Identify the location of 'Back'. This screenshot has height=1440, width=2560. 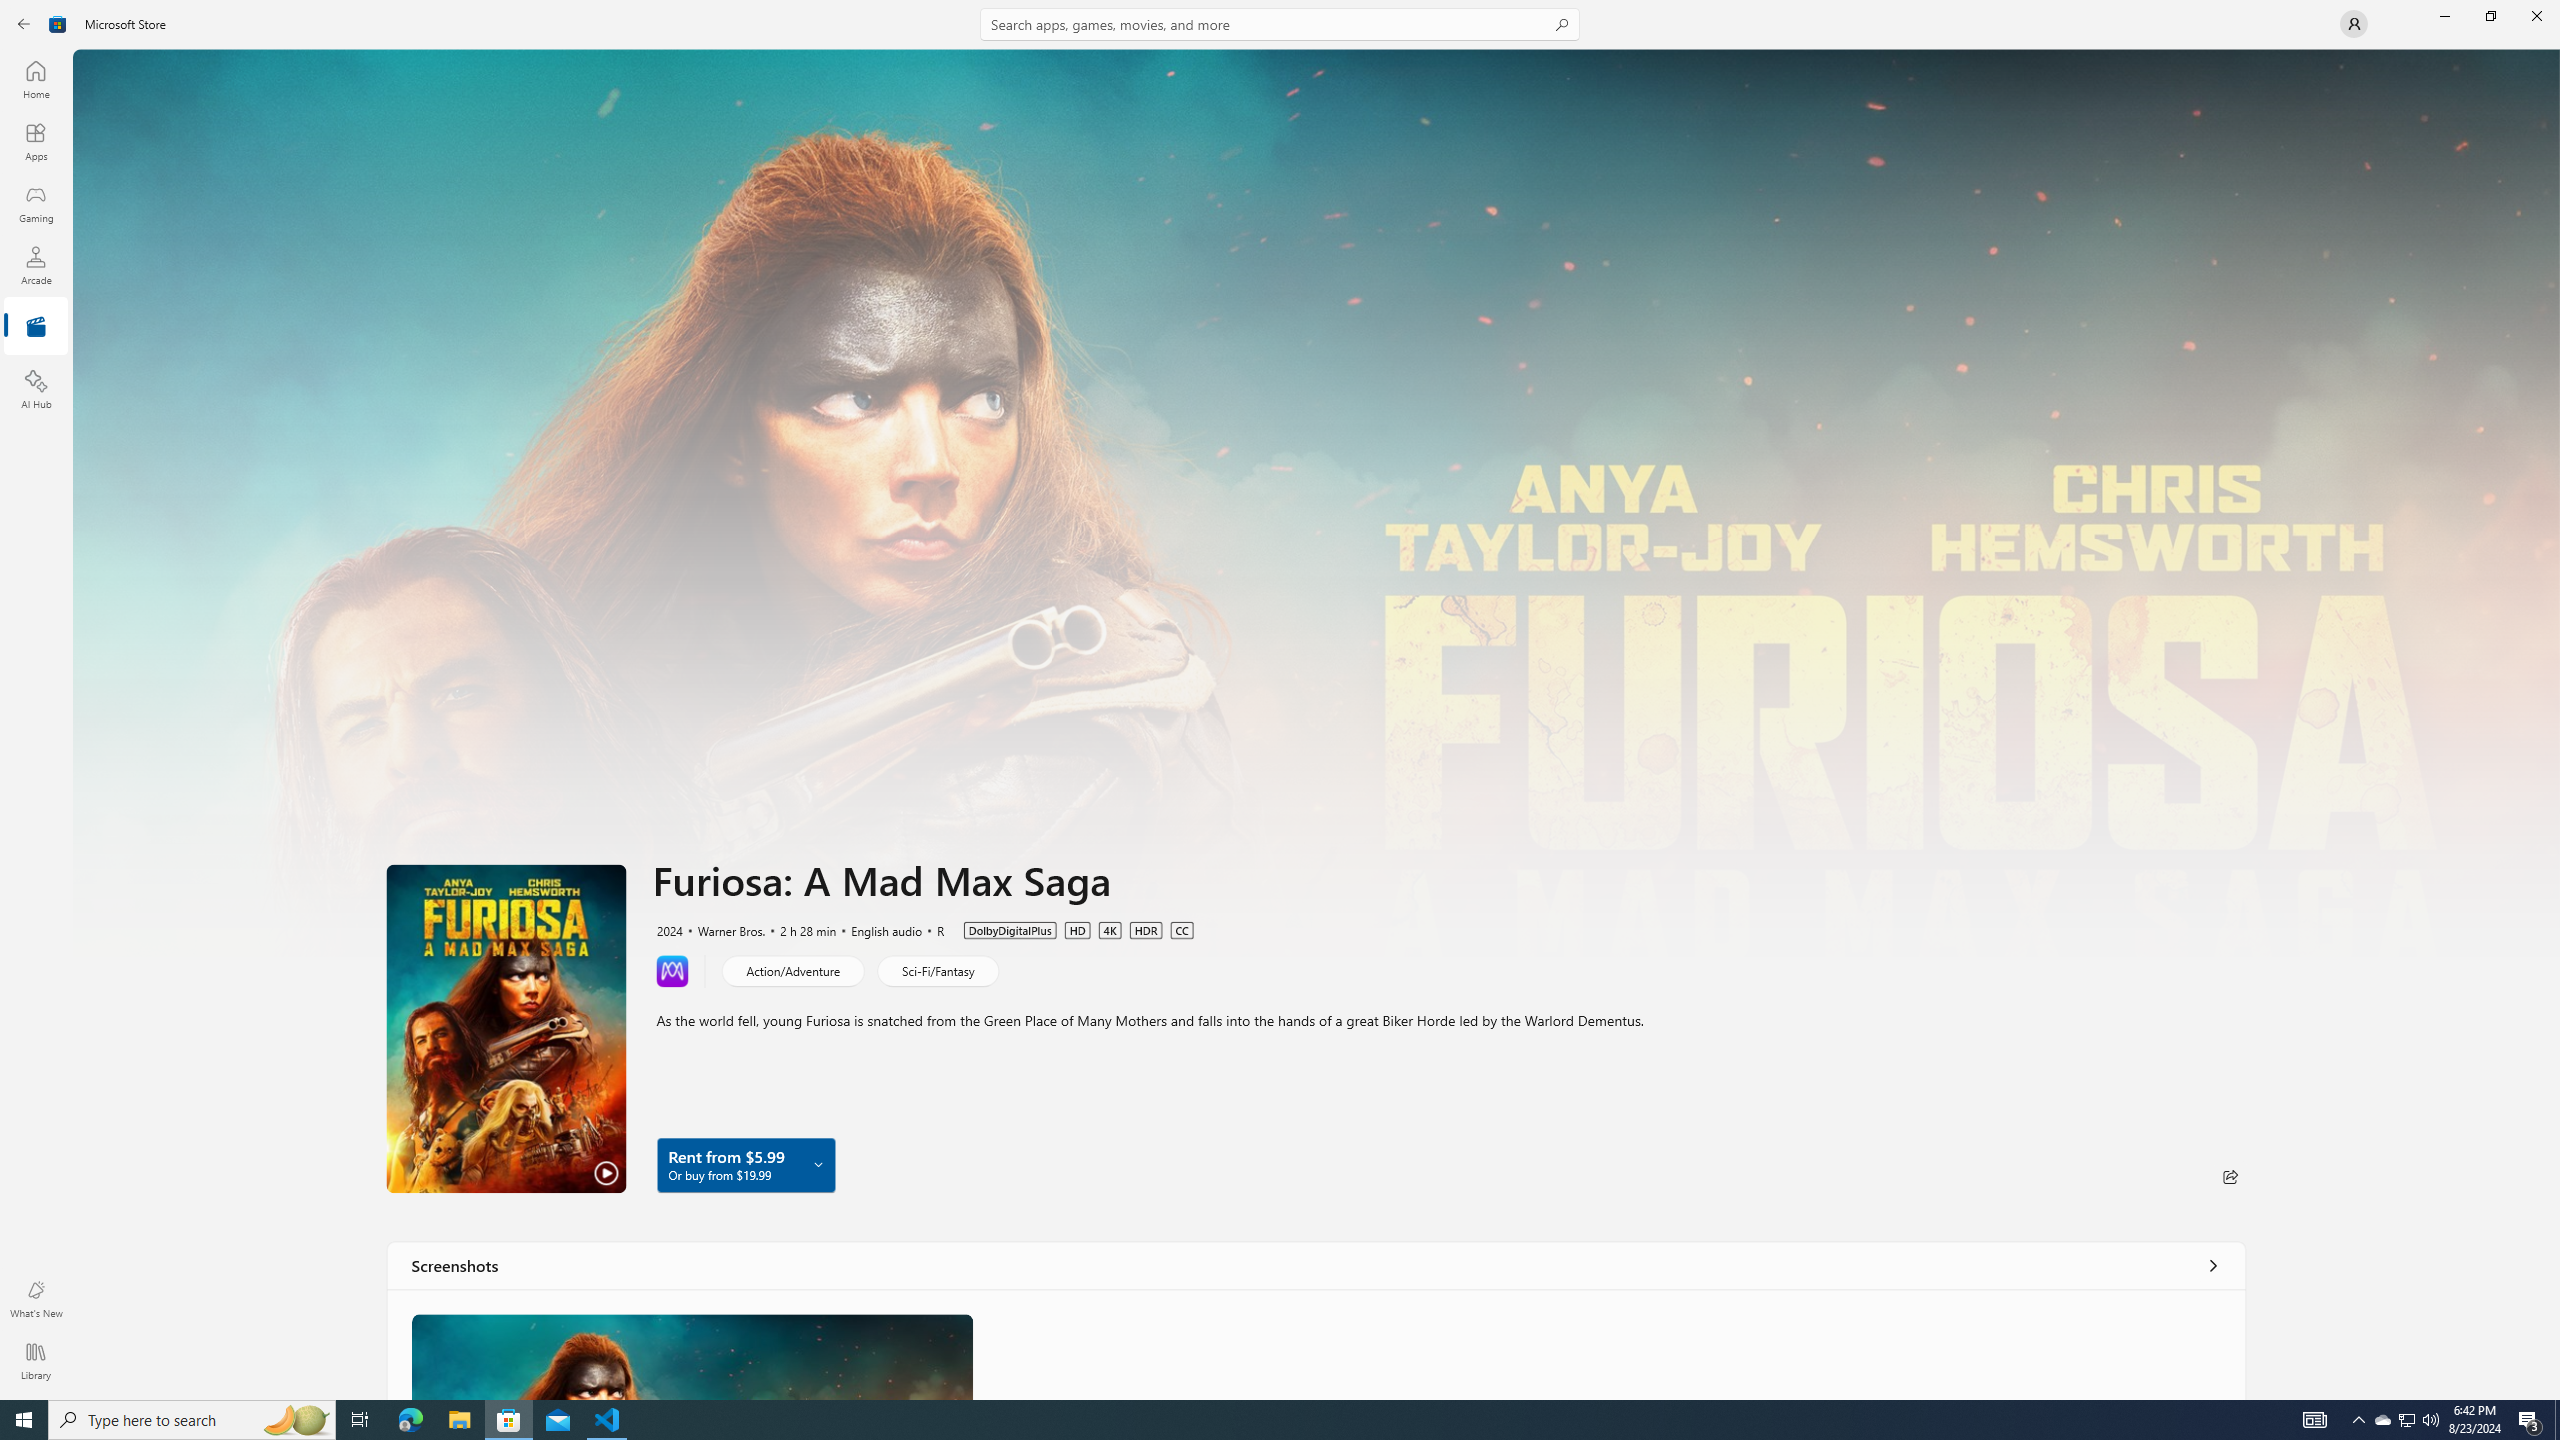
(24, 22).